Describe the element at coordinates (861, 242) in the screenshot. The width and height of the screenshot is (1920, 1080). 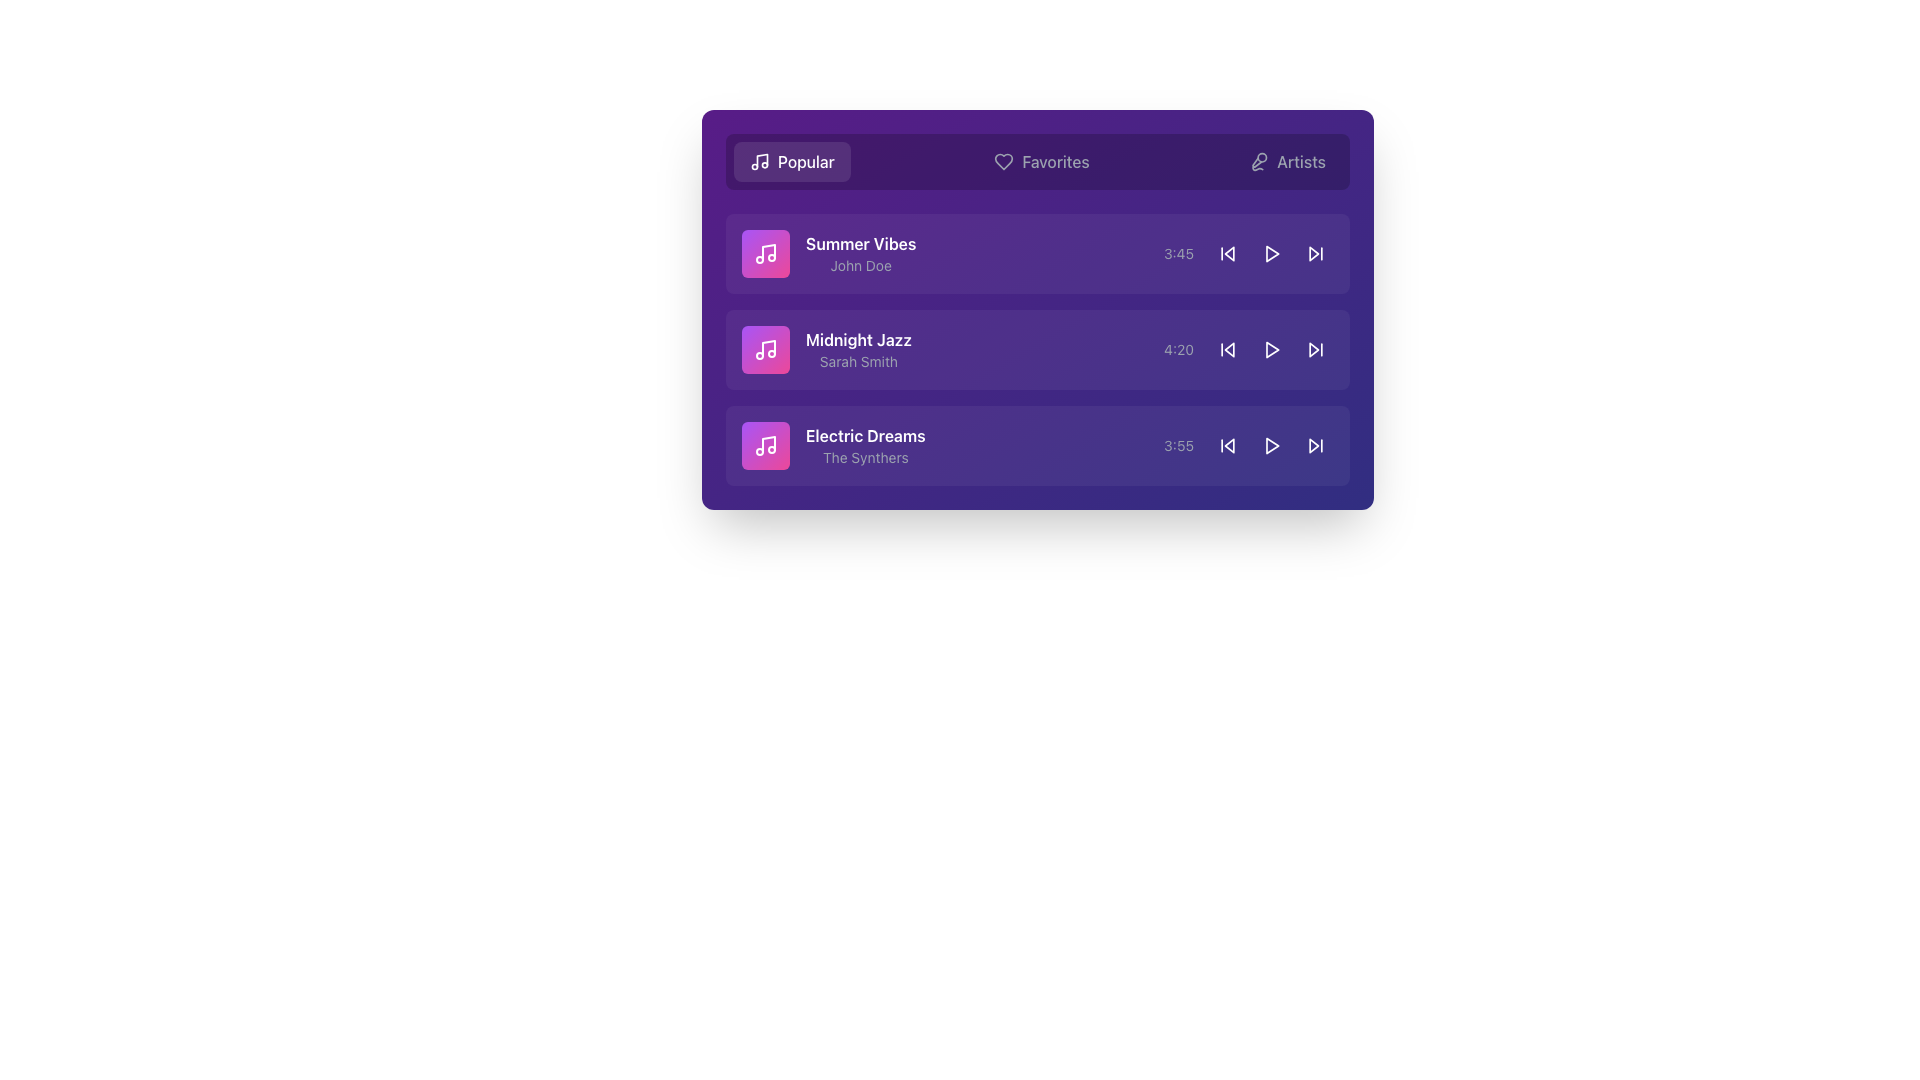
I see `the 'Summer Vibes' text label, which is displayed in a prominent white, bold font against a purple background, located at the beginning of a list entry` at that location.